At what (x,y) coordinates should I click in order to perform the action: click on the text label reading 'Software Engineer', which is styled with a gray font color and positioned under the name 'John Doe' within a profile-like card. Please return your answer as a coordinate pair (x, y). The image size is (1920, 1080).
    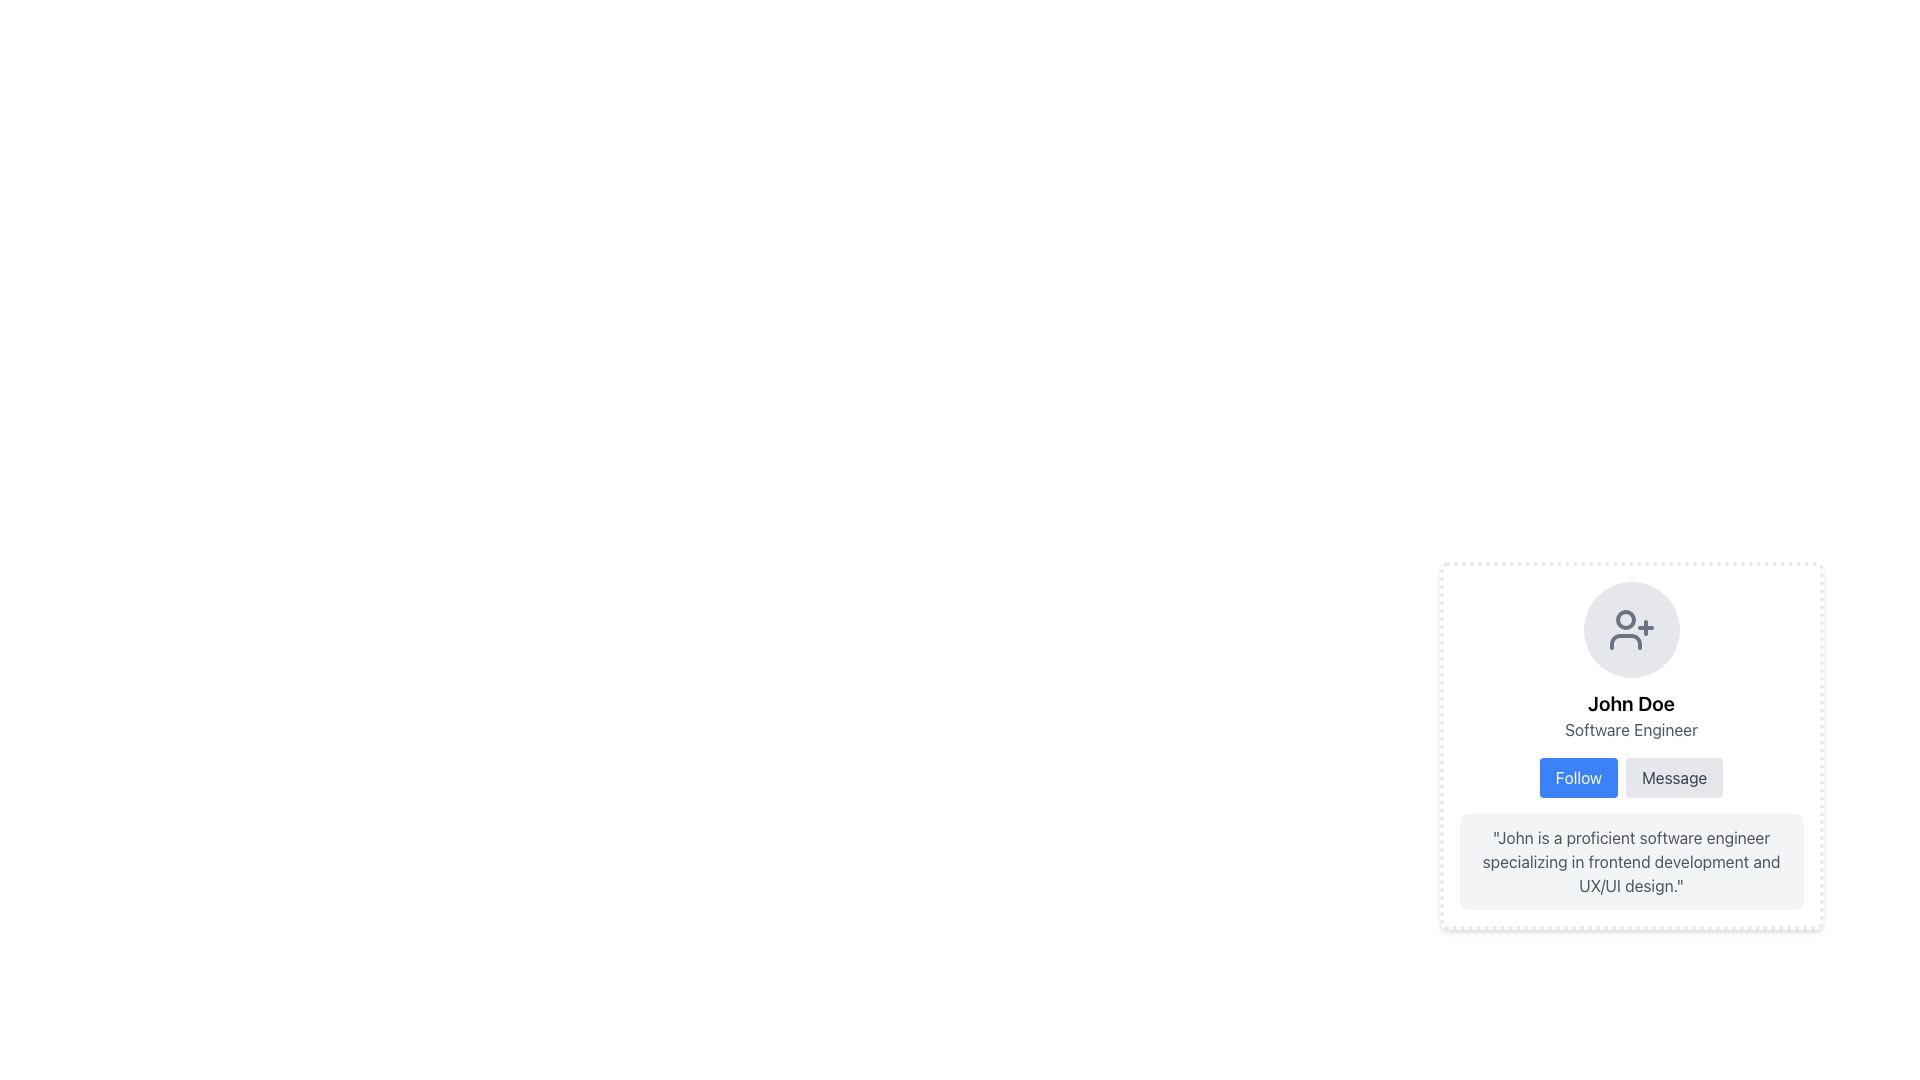
    Looking at the image, I should click on (1631, 729).